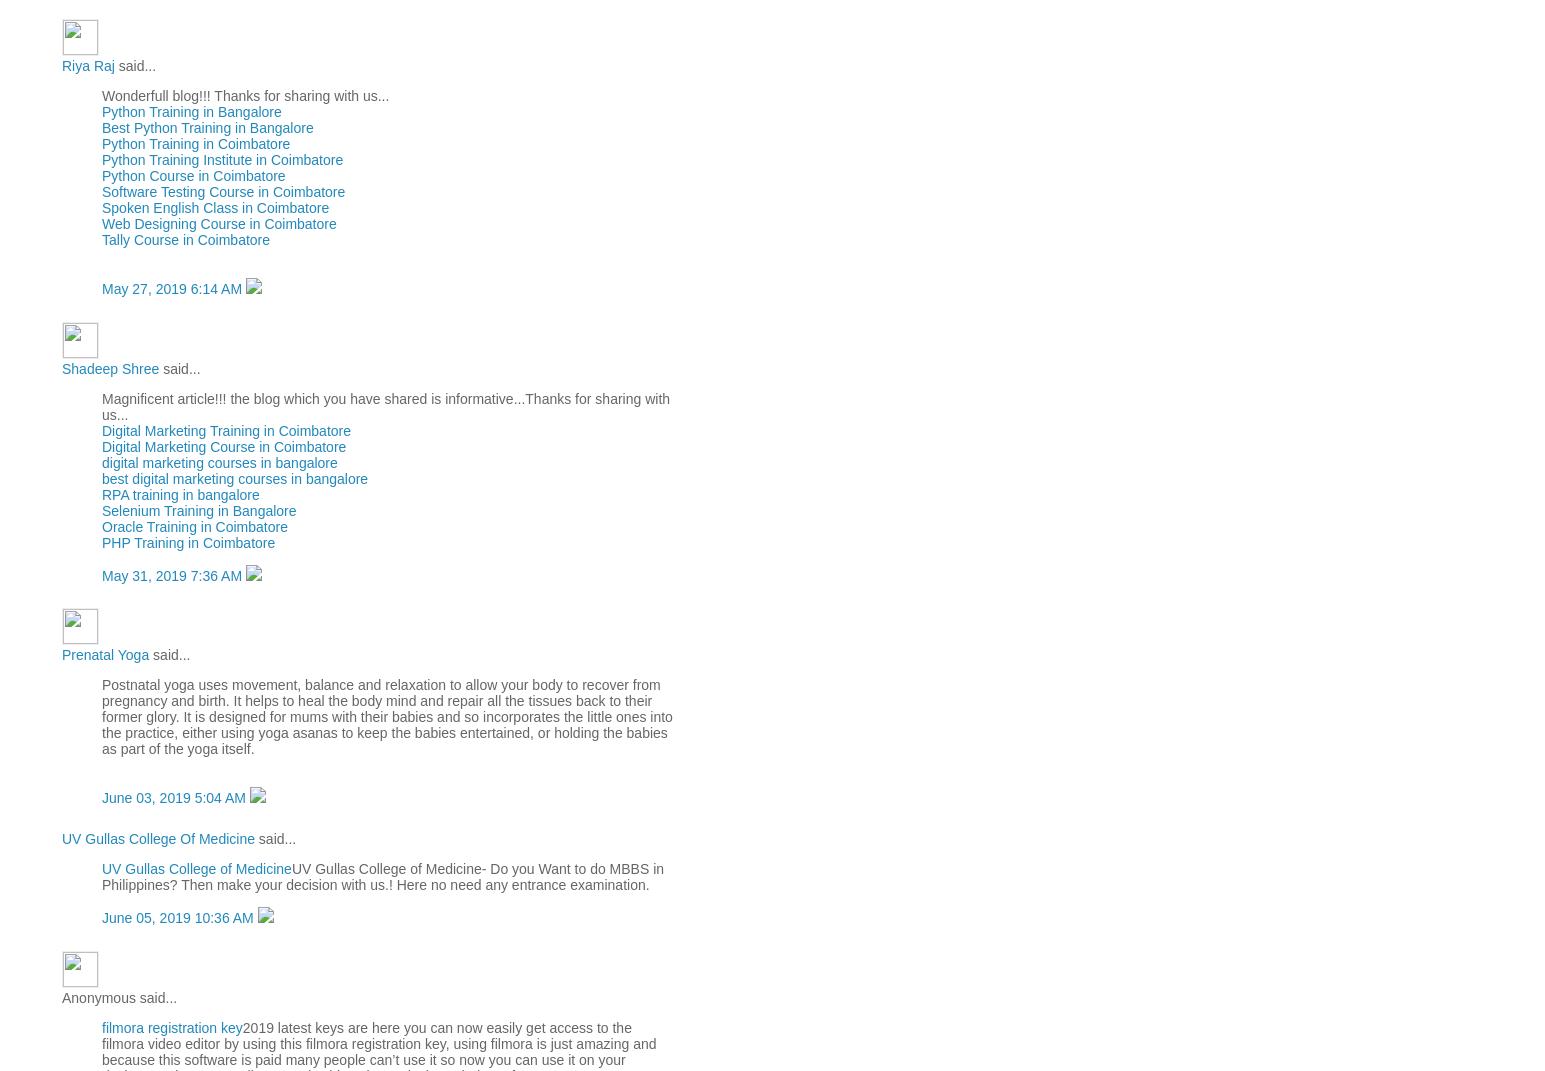  Describe the element at coordinates (158, 838) in the screenshot. I see `'UV Gullas College Of Medicine'` at that location.